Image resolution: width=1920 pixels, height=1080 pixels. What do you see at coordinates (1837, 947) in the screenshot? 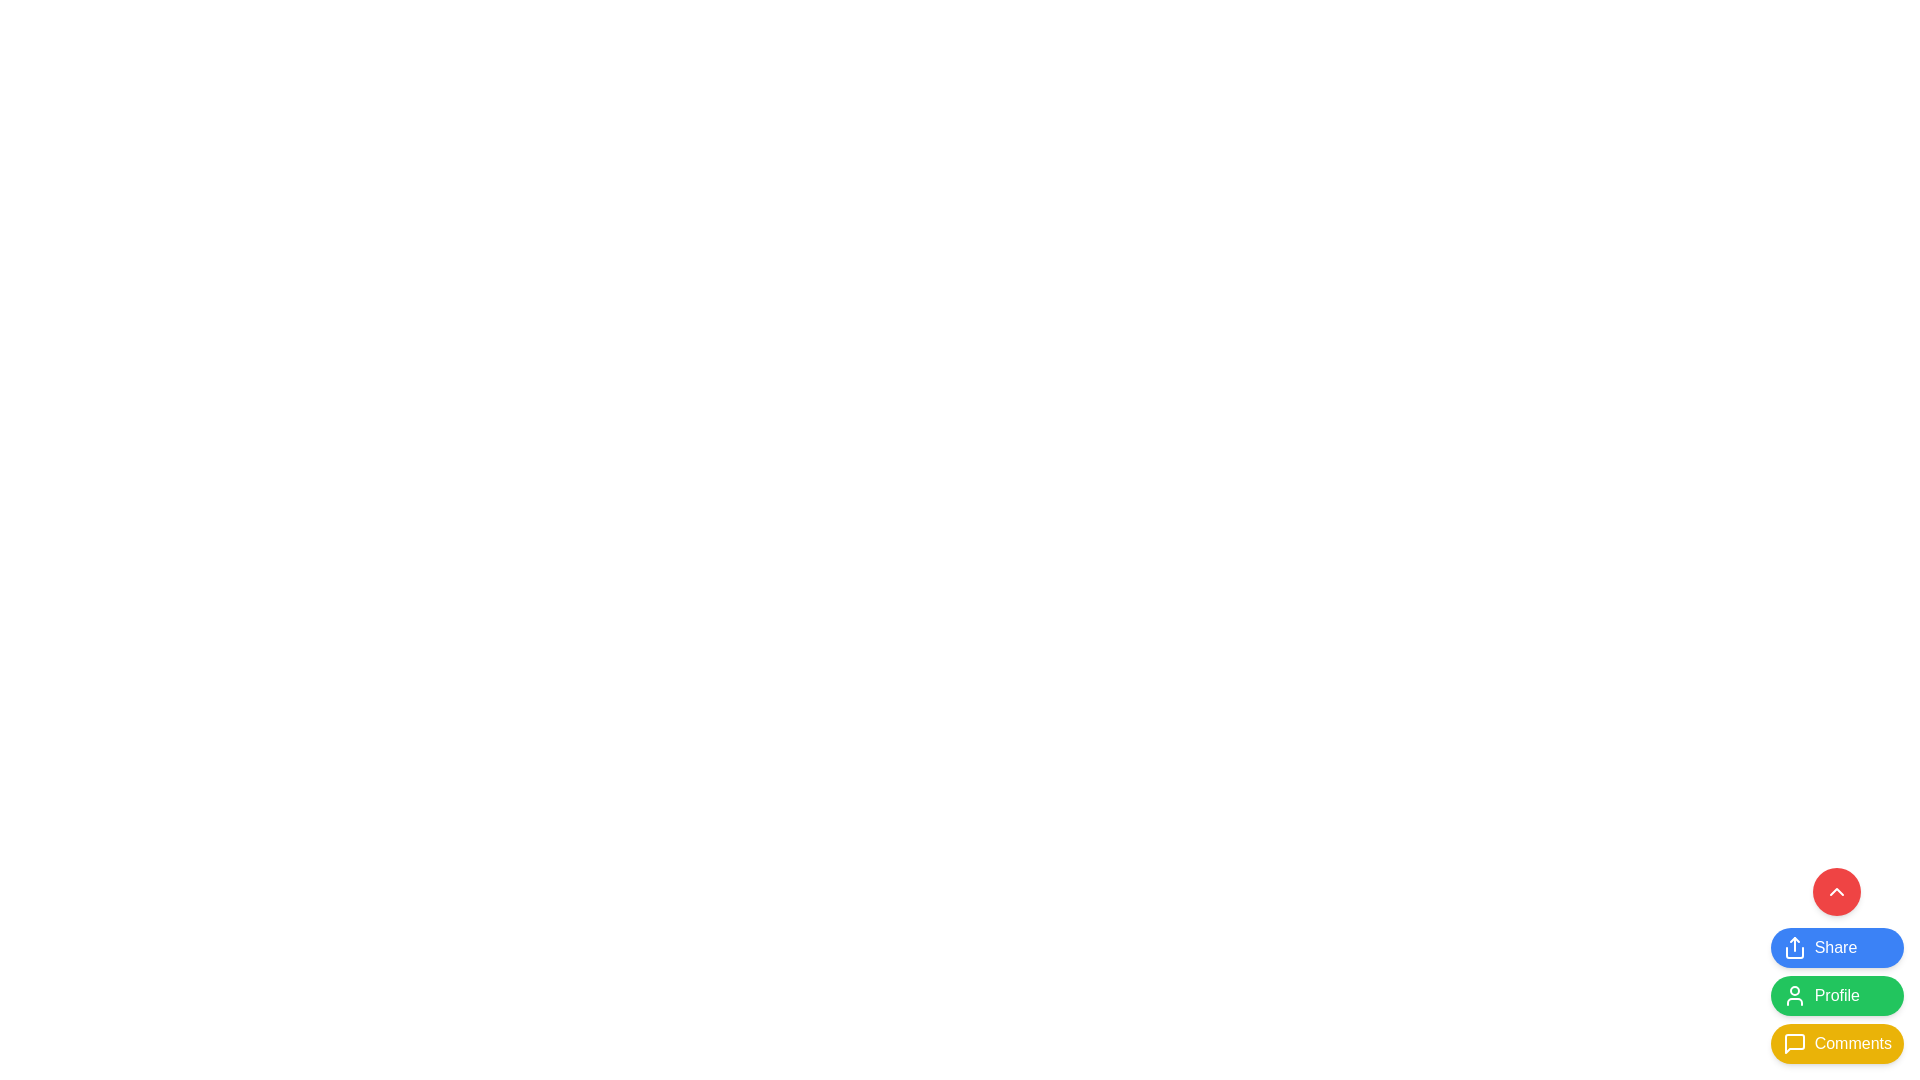
I see `the share button located in the bottom right corner of the interface, positioned above the 'Profile' and 'Comments' buttons, to trigger additional effects` at bounding box center [1837, 947].